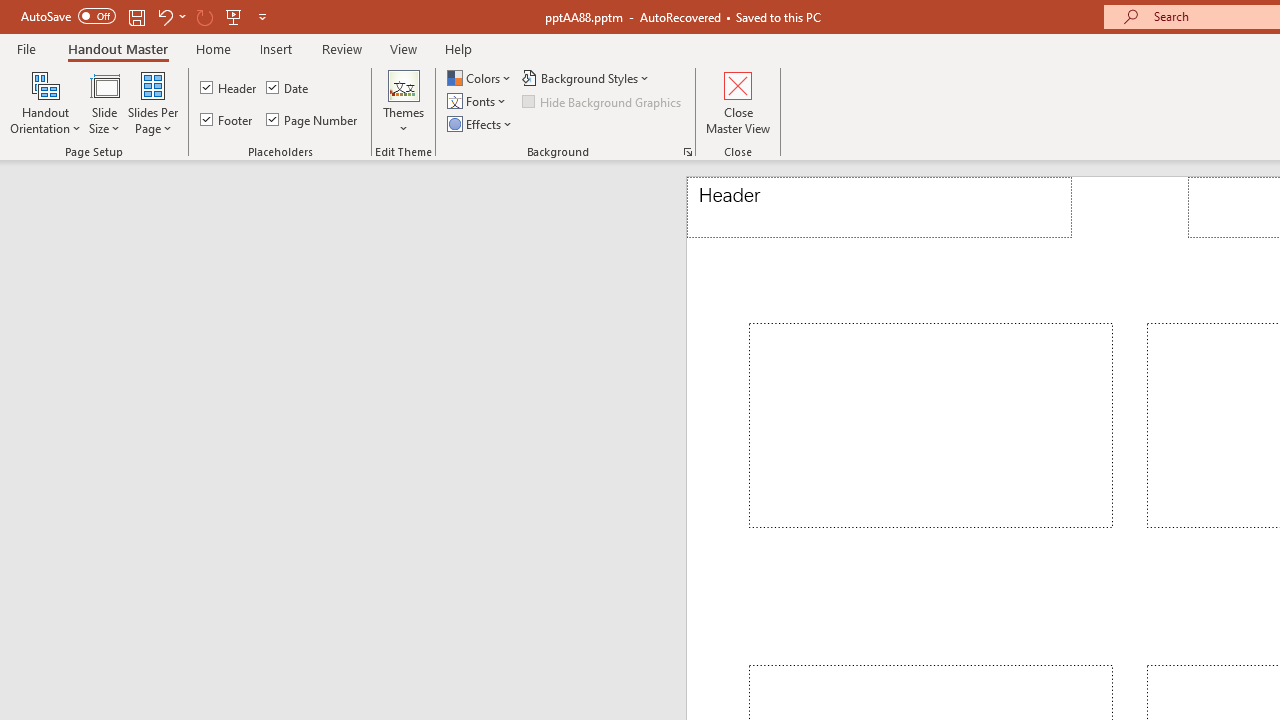 Image resolution: width=1280 pixels, height=720 pixels. Describe the element at coordinates (688, 150) in the screenshot. I see `'Format Background...'` at that location.